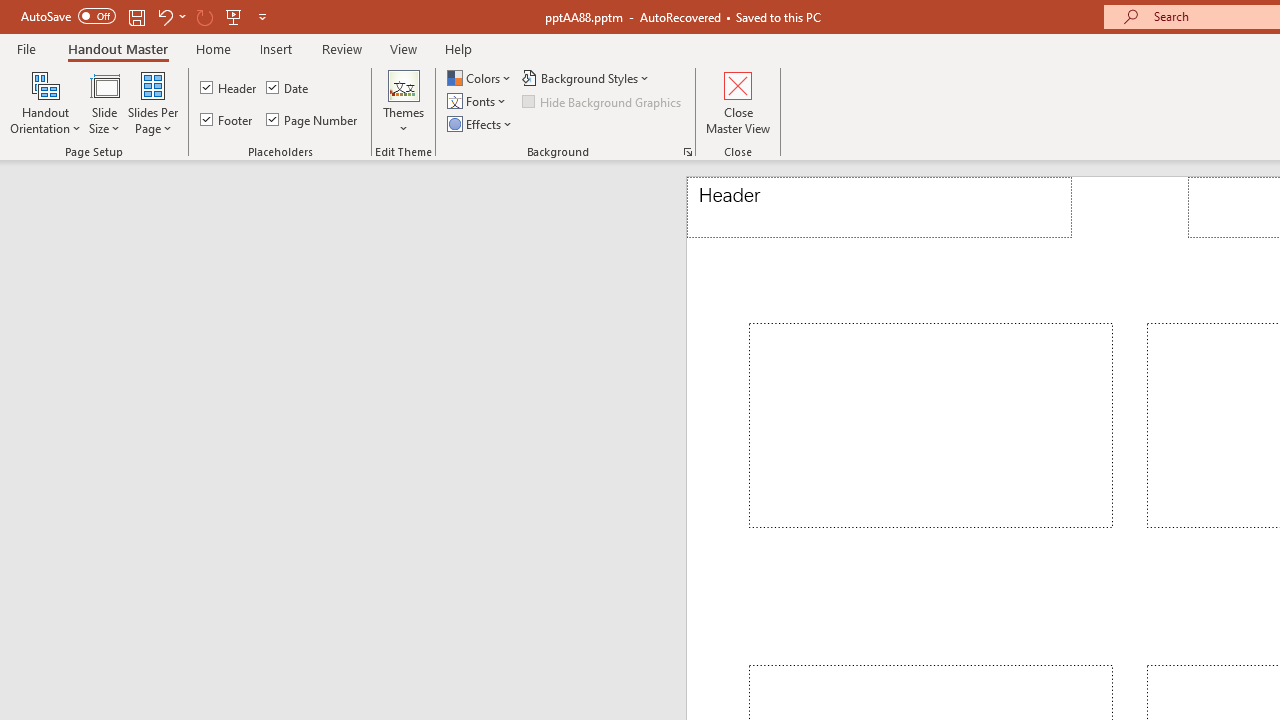 Image resolution: width=1280 pixels, height=720 pixels. Describe the element at coordinates (688, 150) in the screenshot. I see `'Format Background...'` at that location.